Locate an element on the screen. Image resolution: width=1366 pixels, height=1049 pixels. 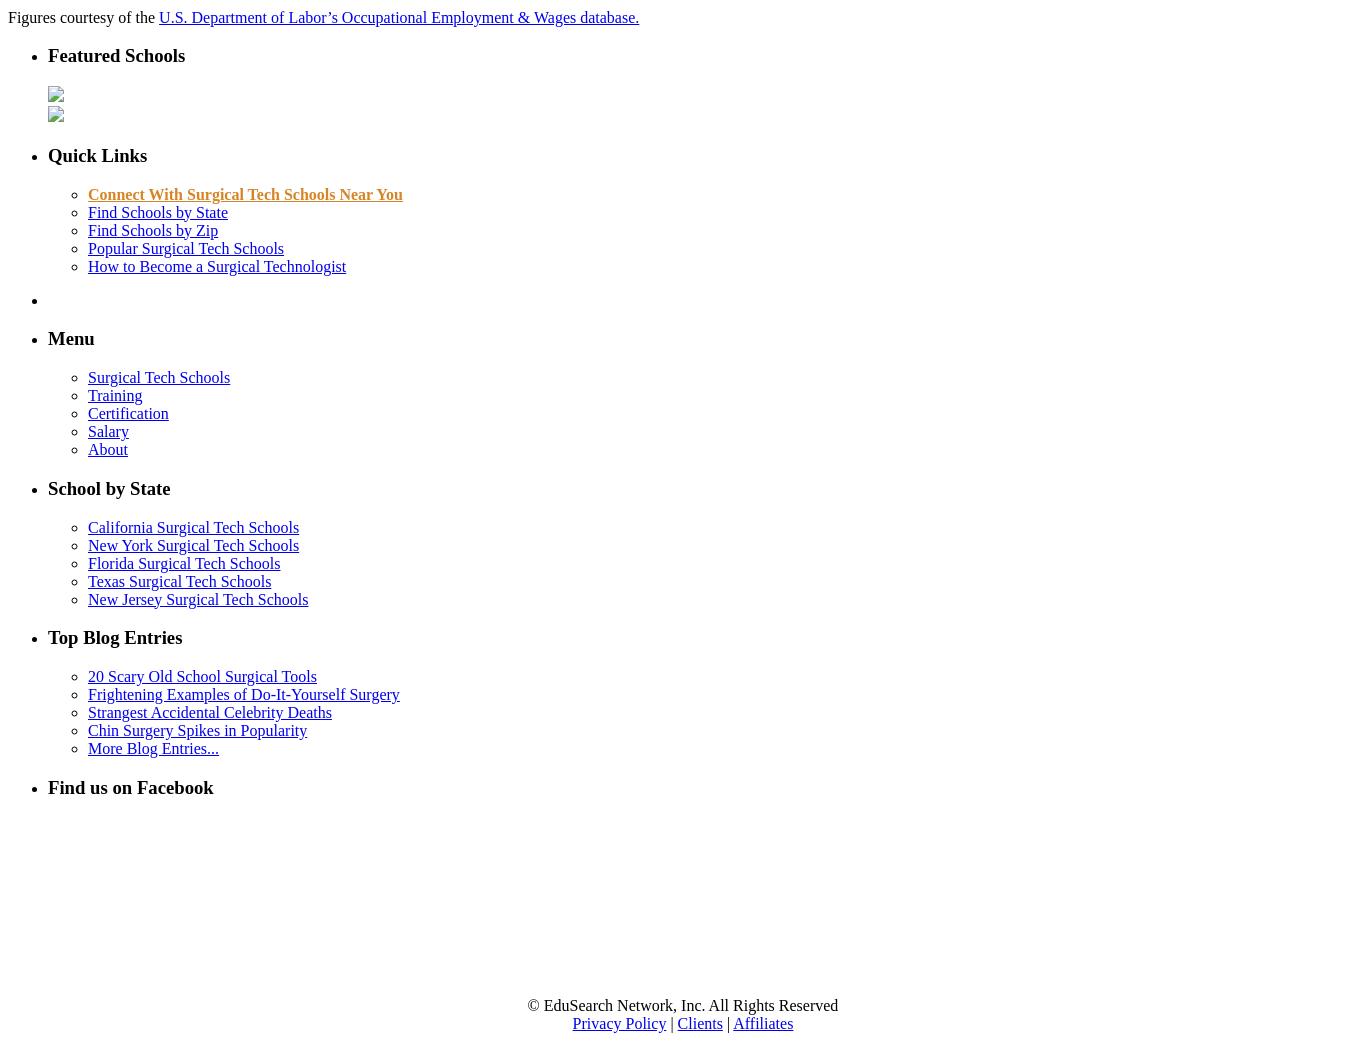
'U.S. Department of Labor’s Occupational Employment & Wages database.' is located at coordinates (398, 15).